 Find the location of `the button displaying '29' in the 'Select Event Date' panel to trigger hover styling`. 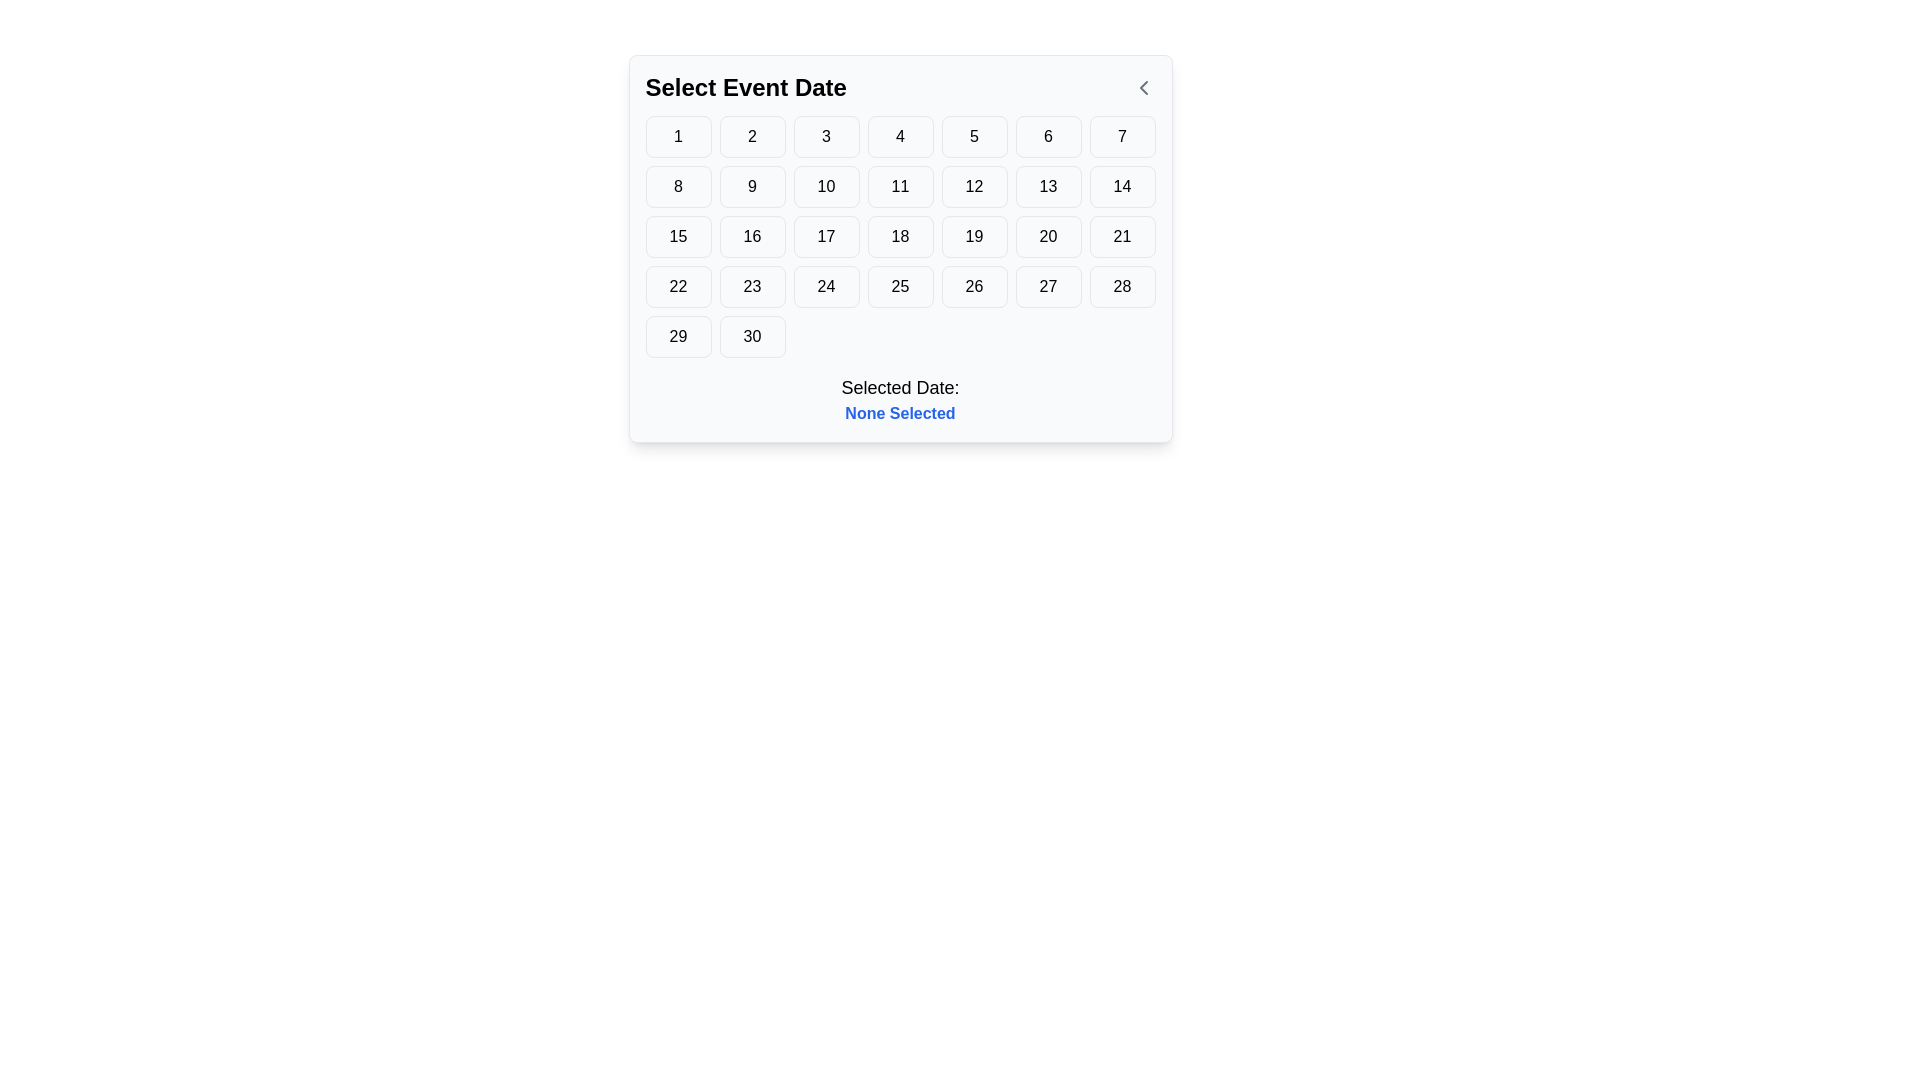

the button displaying '29' in the 'Select Event Date' panel to trigger hover styling is located at coordinates (678, 335).